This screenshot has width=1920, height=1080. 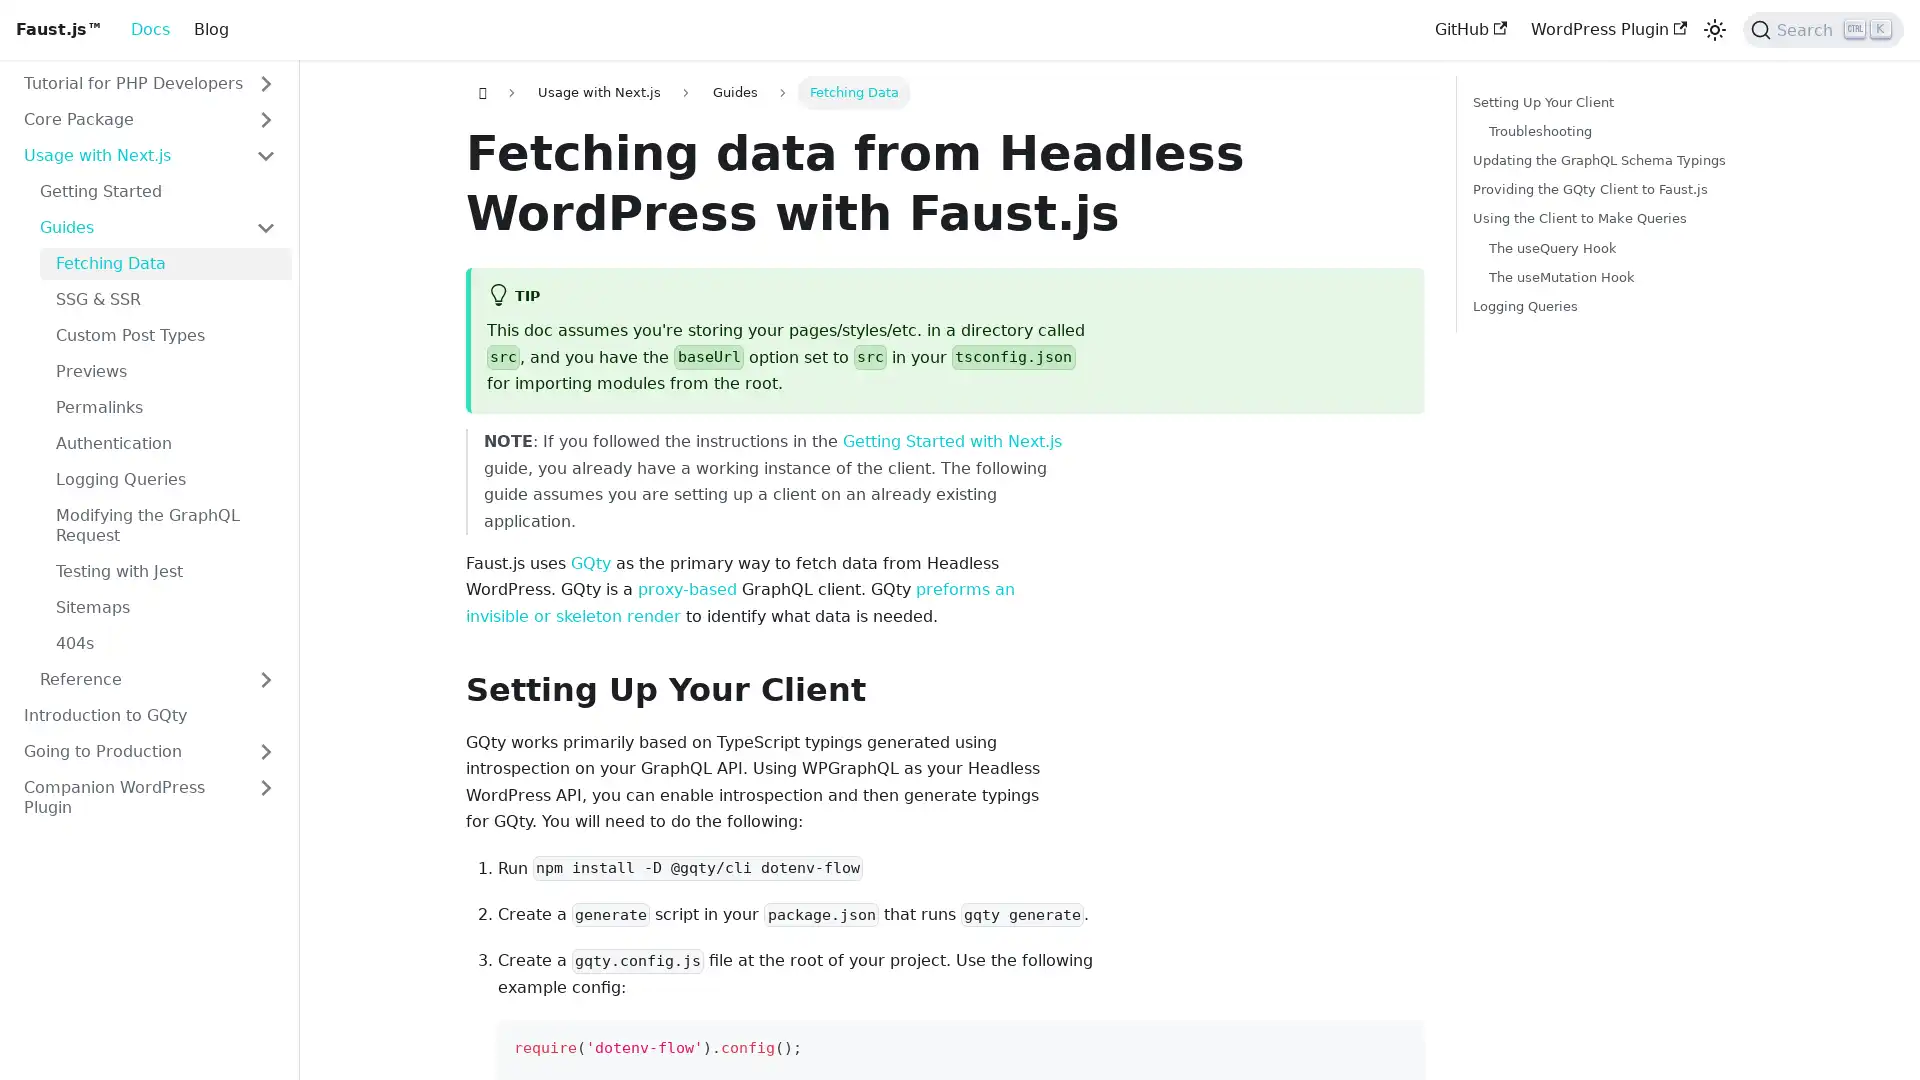 I want to click on Search, so click(x=1823, y=30).